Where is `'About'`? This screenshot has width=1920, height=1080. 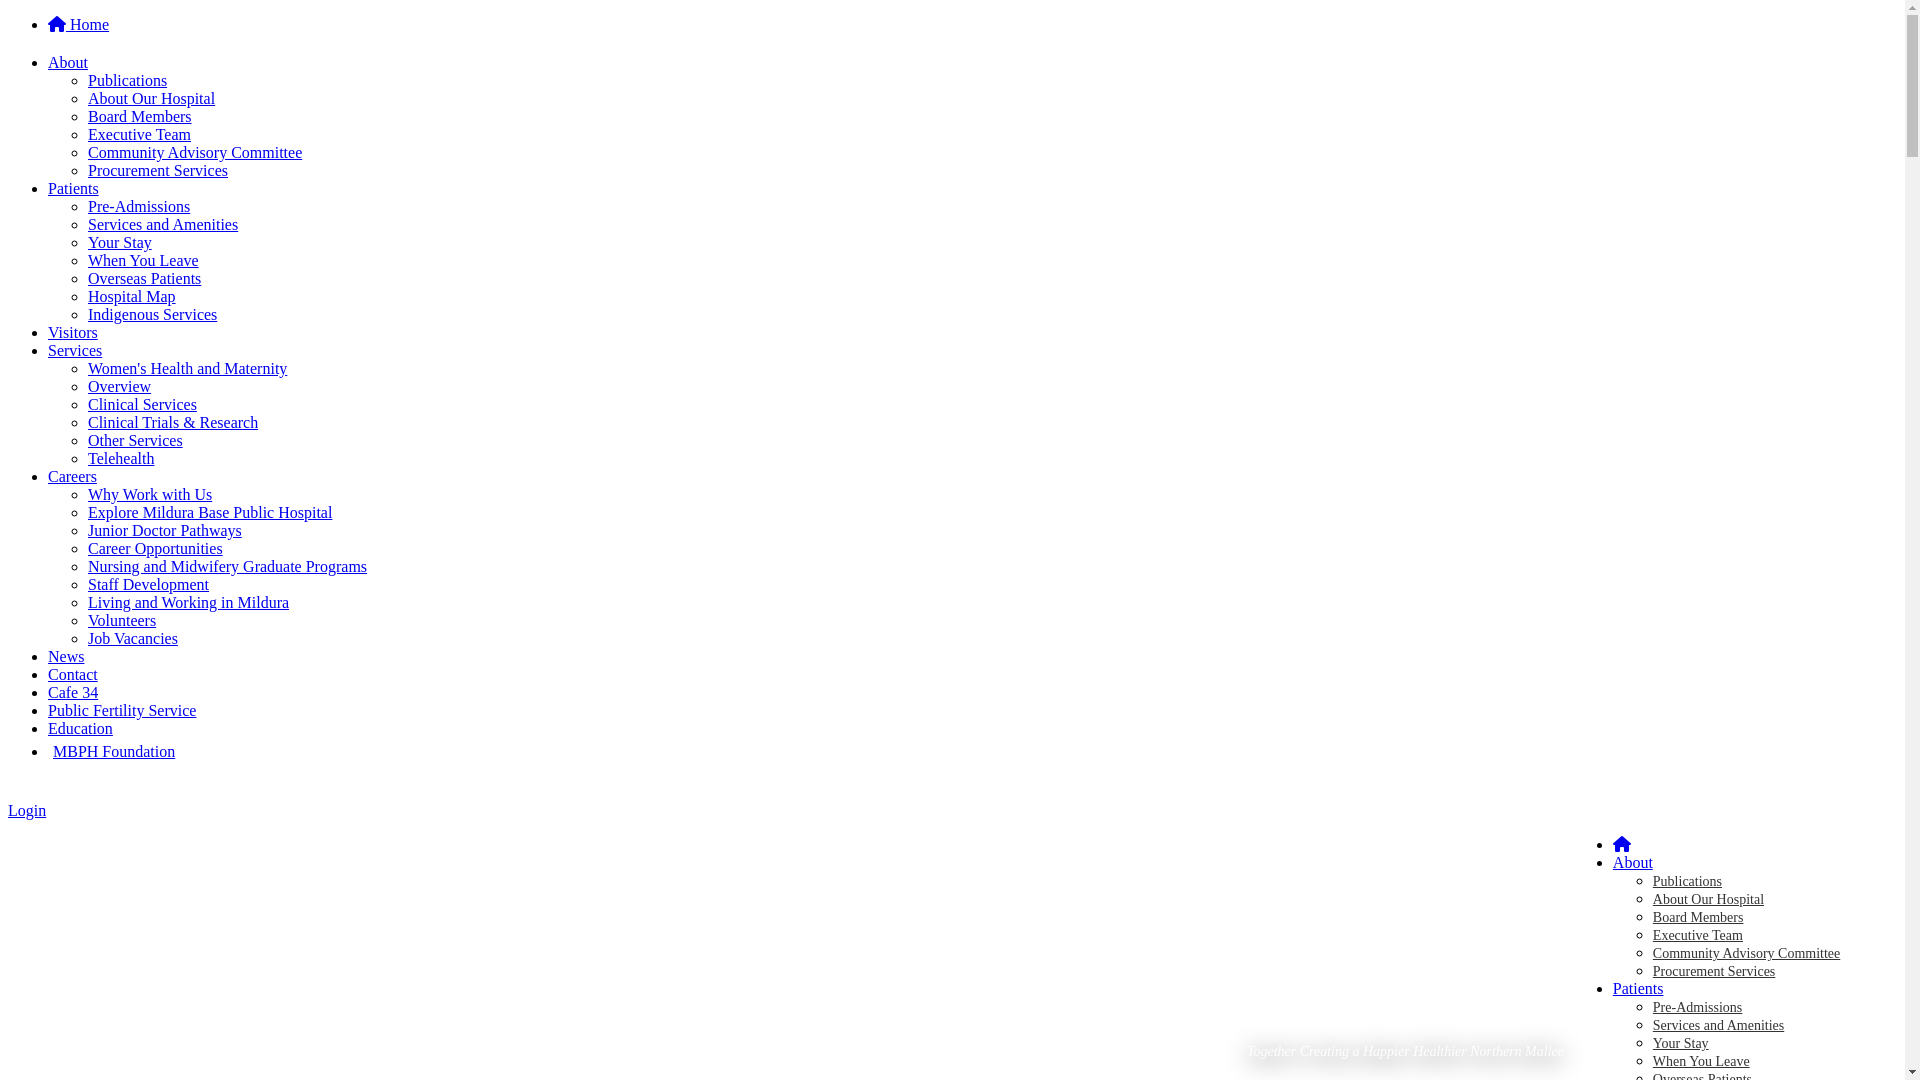 'About' is located at coordinates (1632, 861).